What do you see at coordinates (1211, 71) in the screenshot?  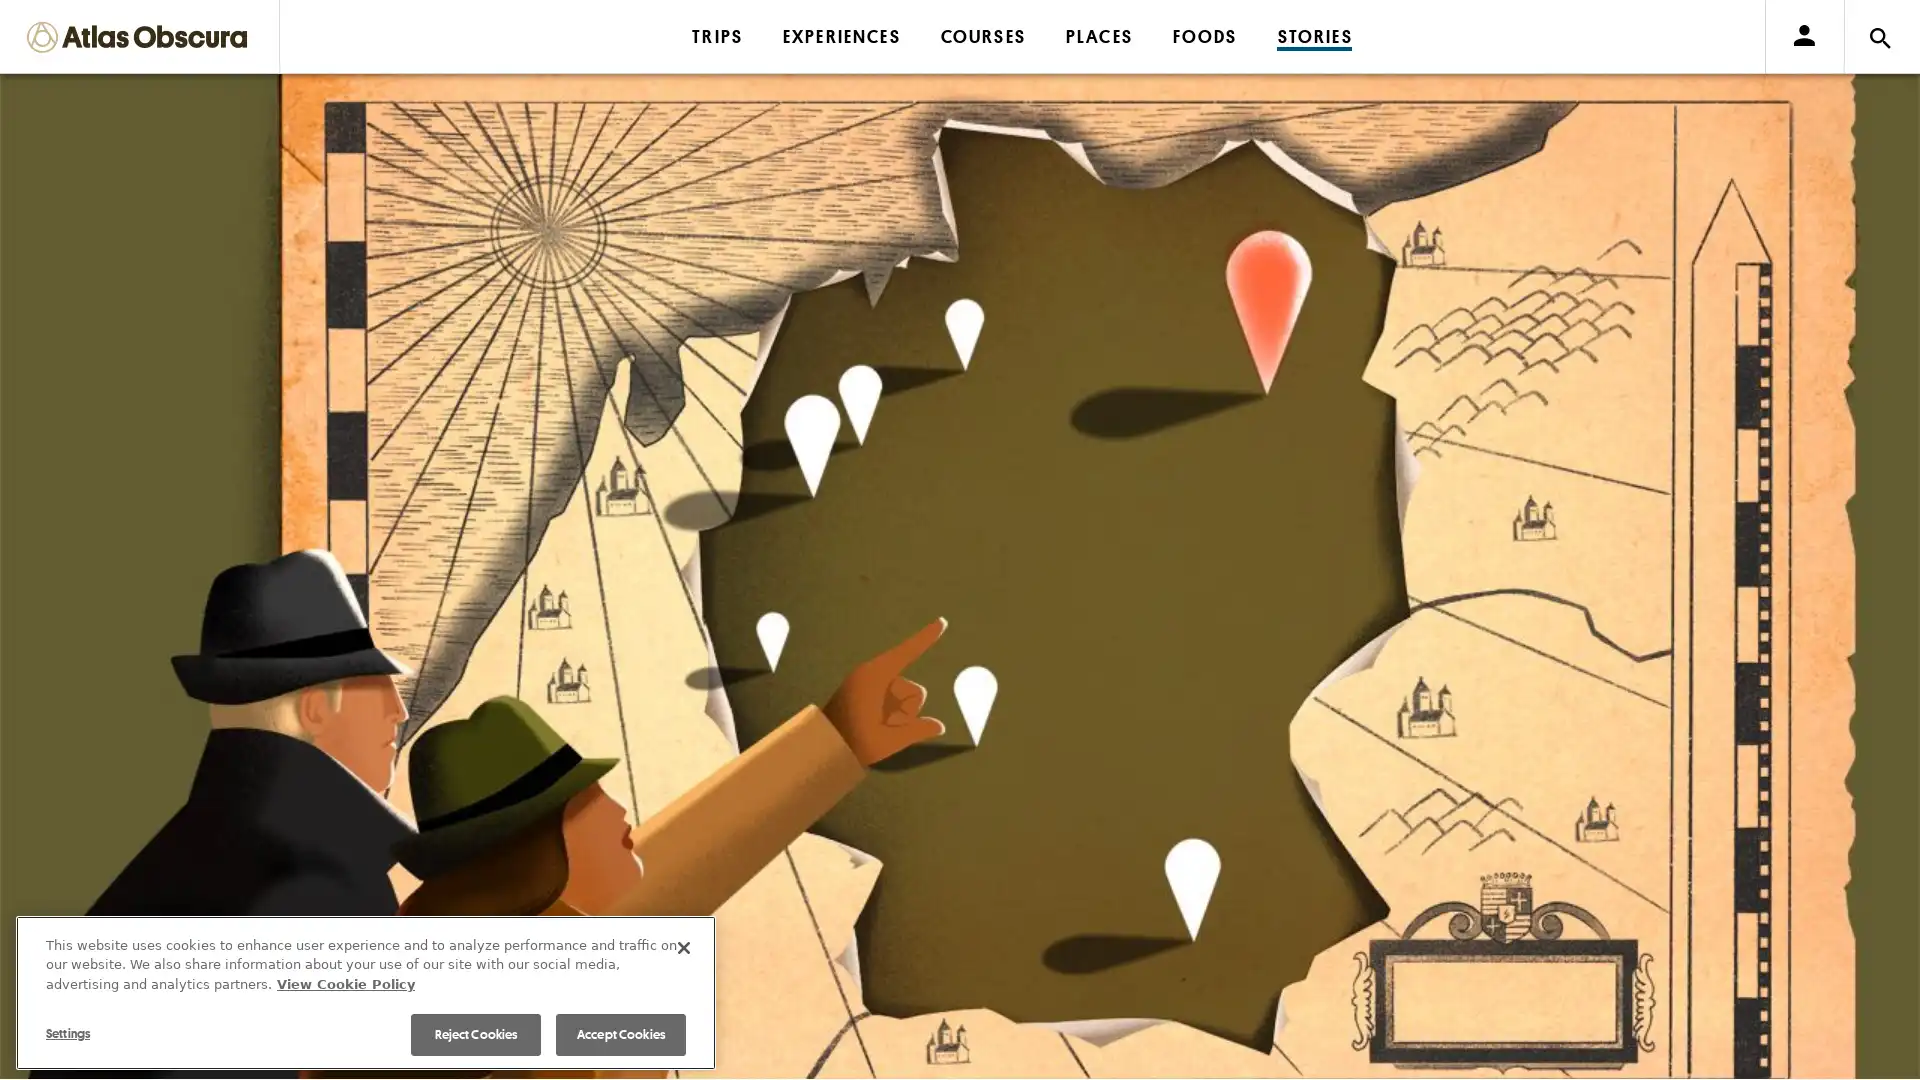 I see `Search` at bounding box center [1211, 71].